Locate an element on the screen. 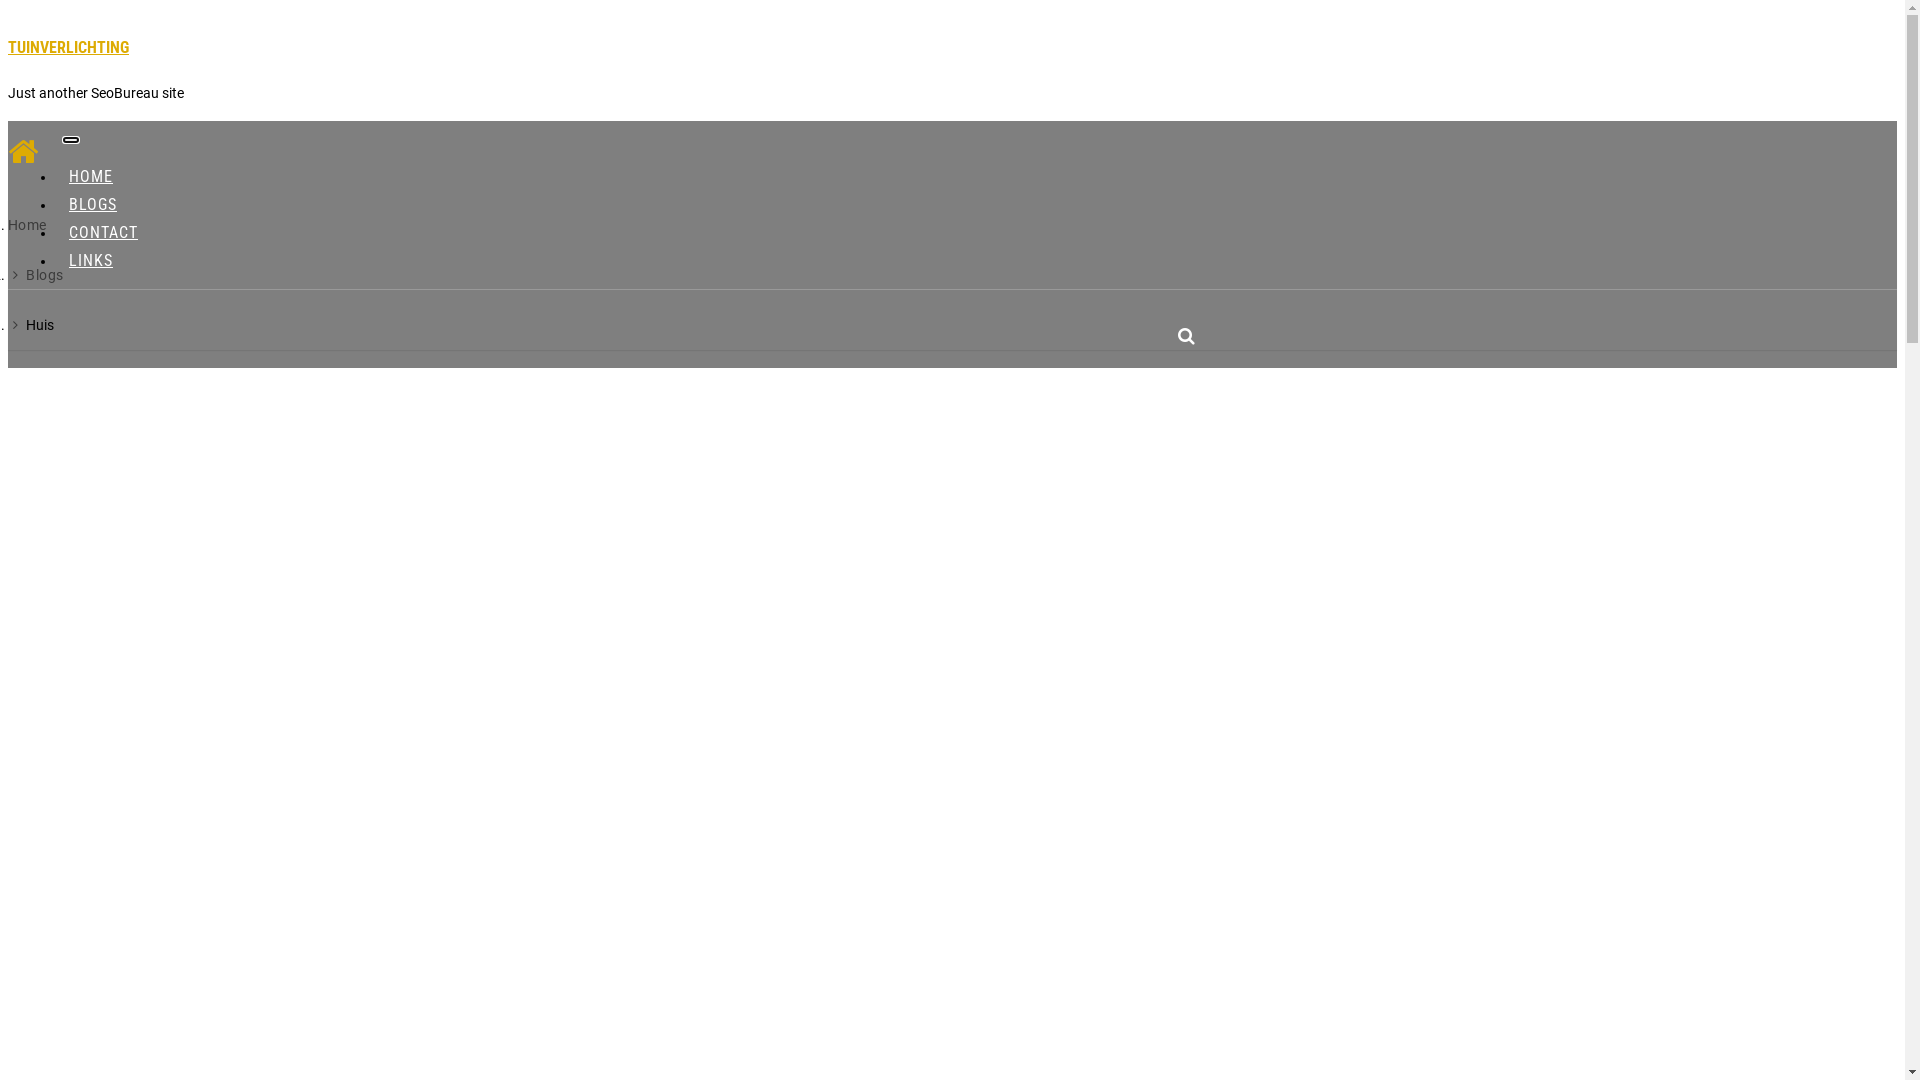  'Toggle navigation' is located at coordinates (62, 138).